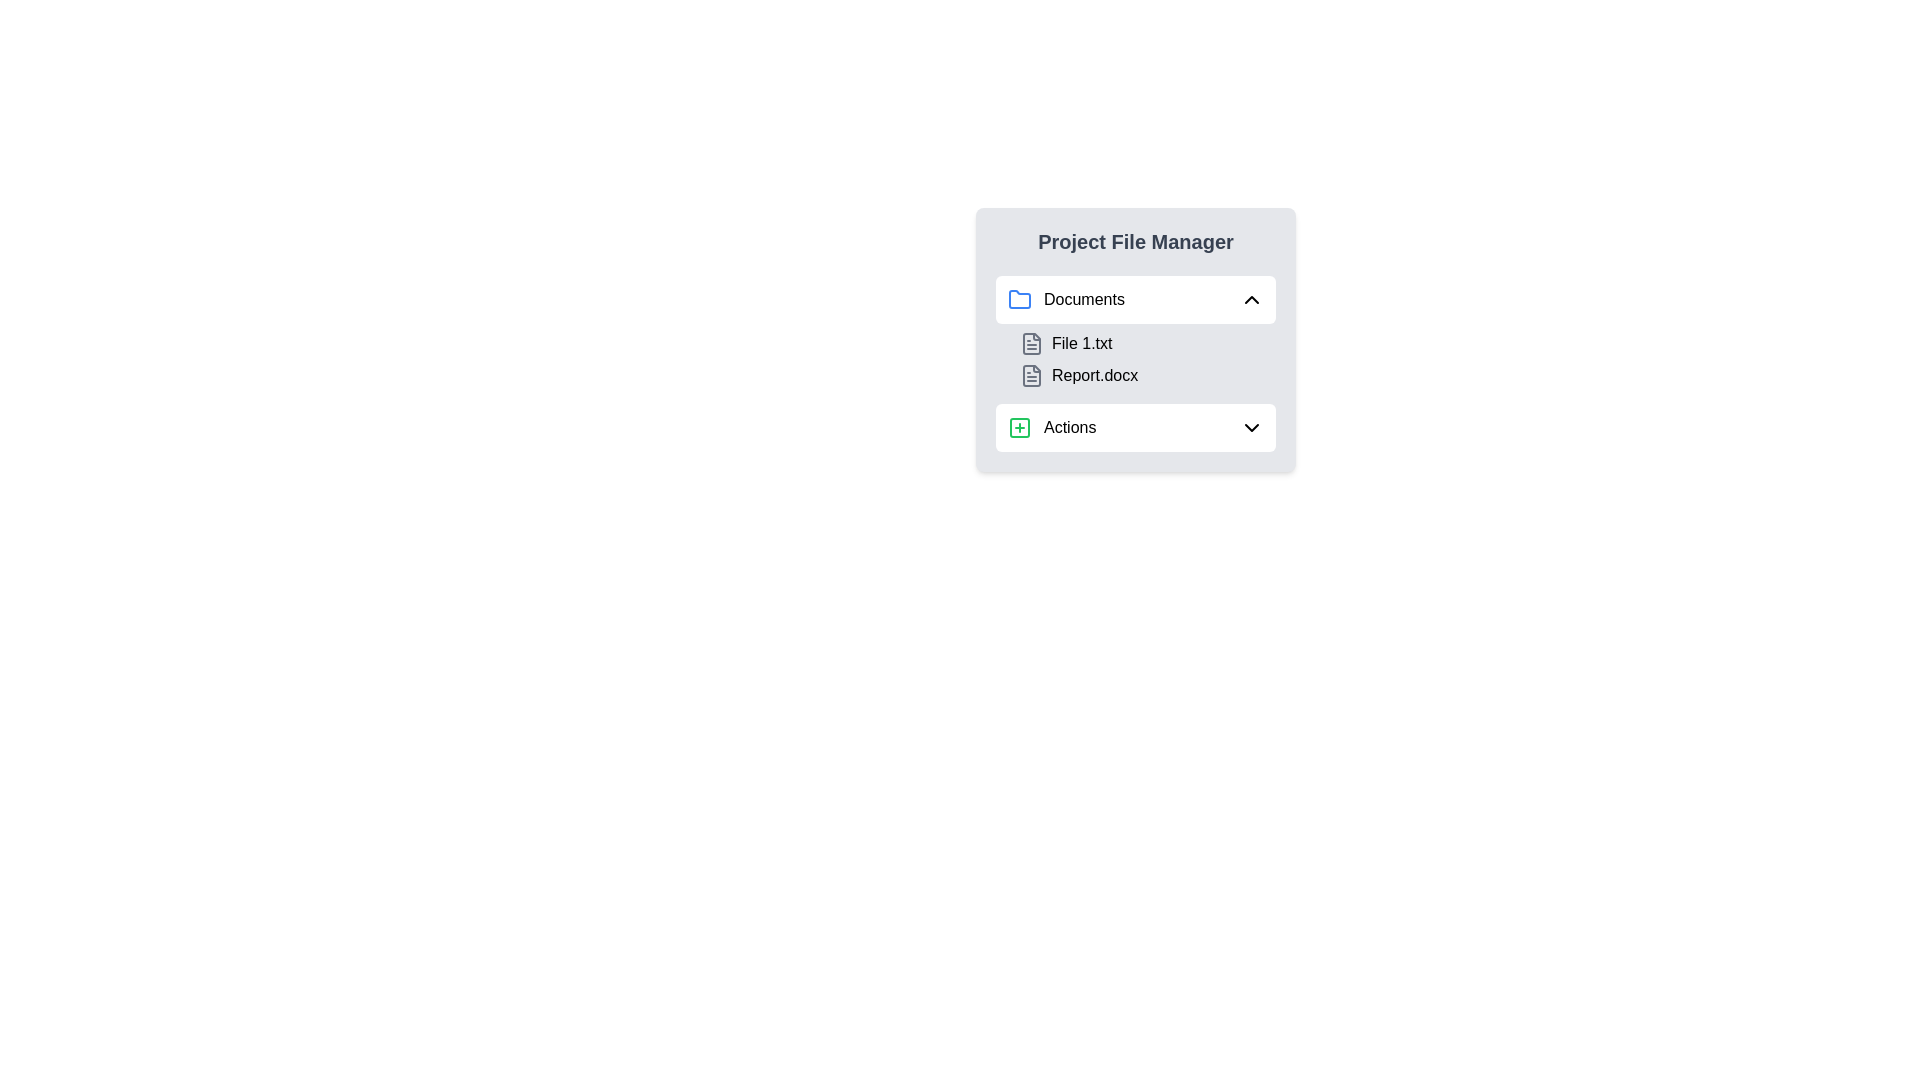 The height and width of the screenshot is (1080, 1920). Describe the element at coordinates (1019, 427) in the screenshot. I see `the button icon located to the left of the 'Actions' label in the bottom section of the 'Project File Manager' card` at that location.